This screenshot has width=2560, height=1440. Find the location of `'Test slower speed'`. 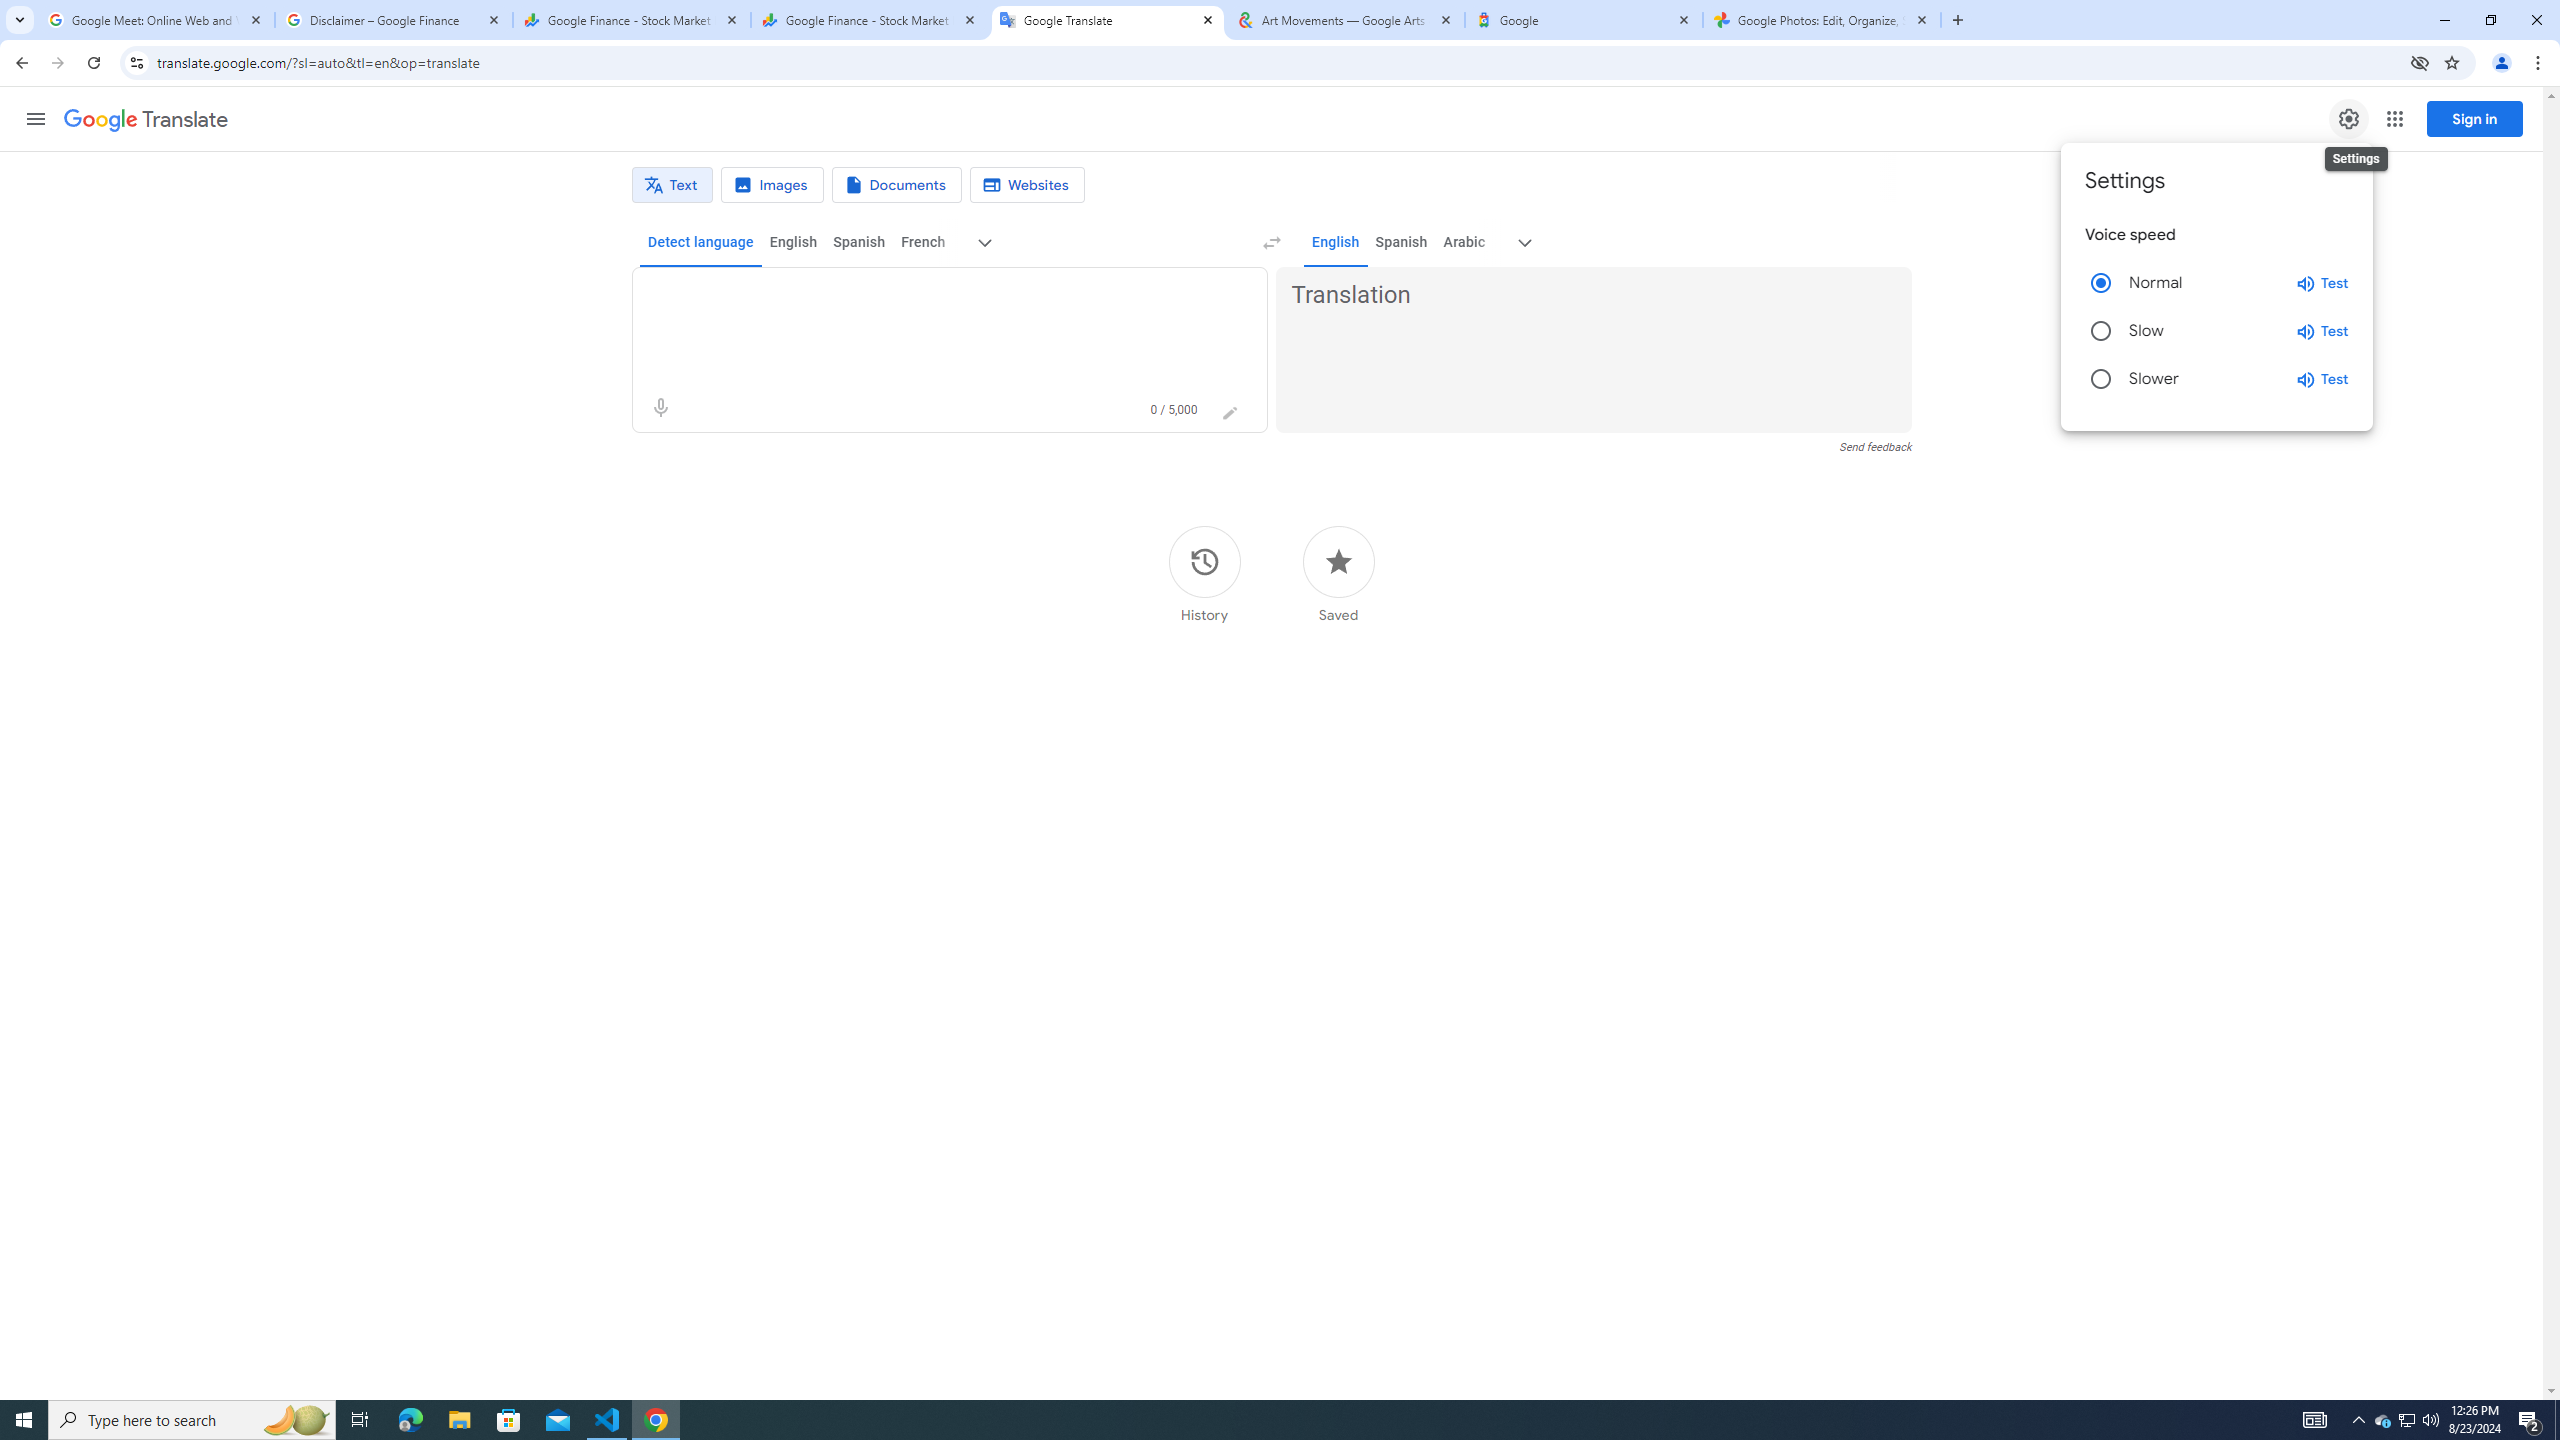

'Test slower speed' is located at coordinates (2320, 379).